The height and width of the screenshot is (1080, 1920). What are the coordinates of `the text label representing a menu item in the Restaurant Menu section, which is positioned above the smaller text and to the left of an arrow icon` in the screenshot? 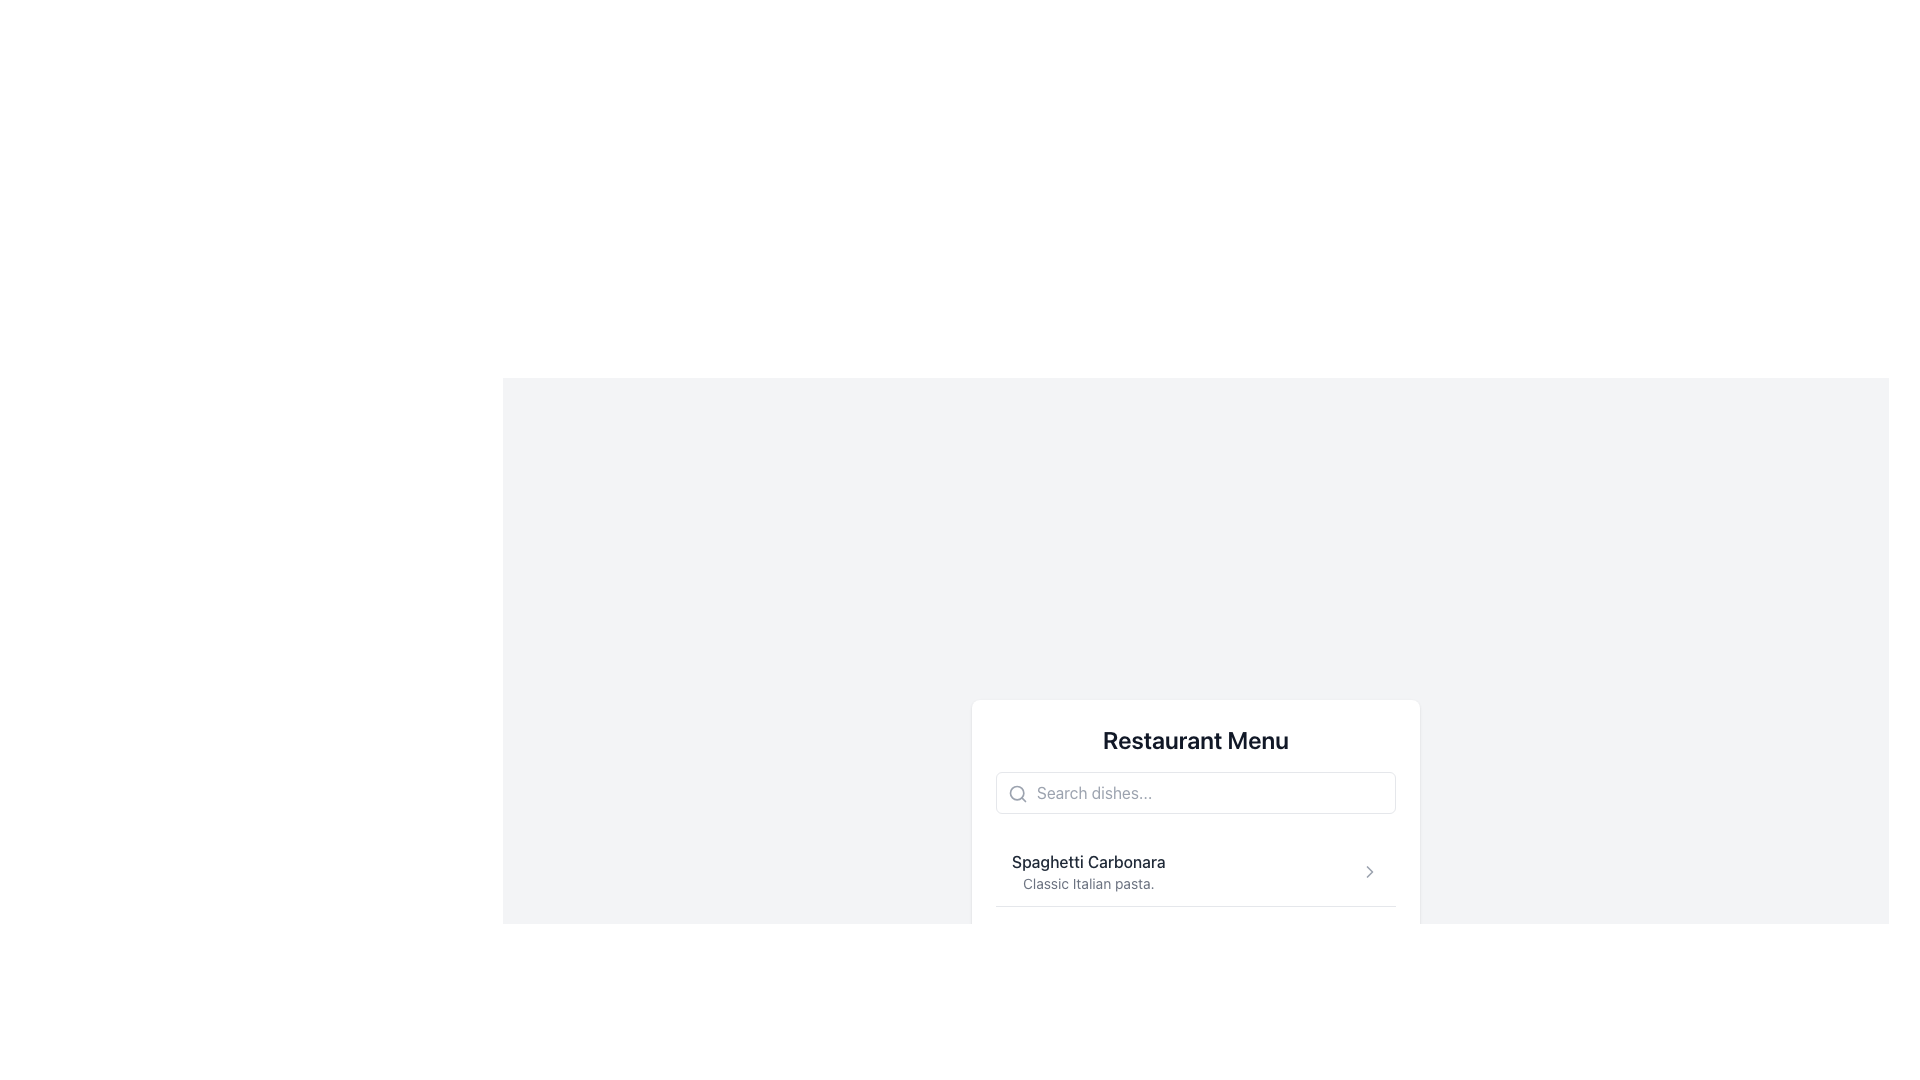 It's located at (1087, 860).